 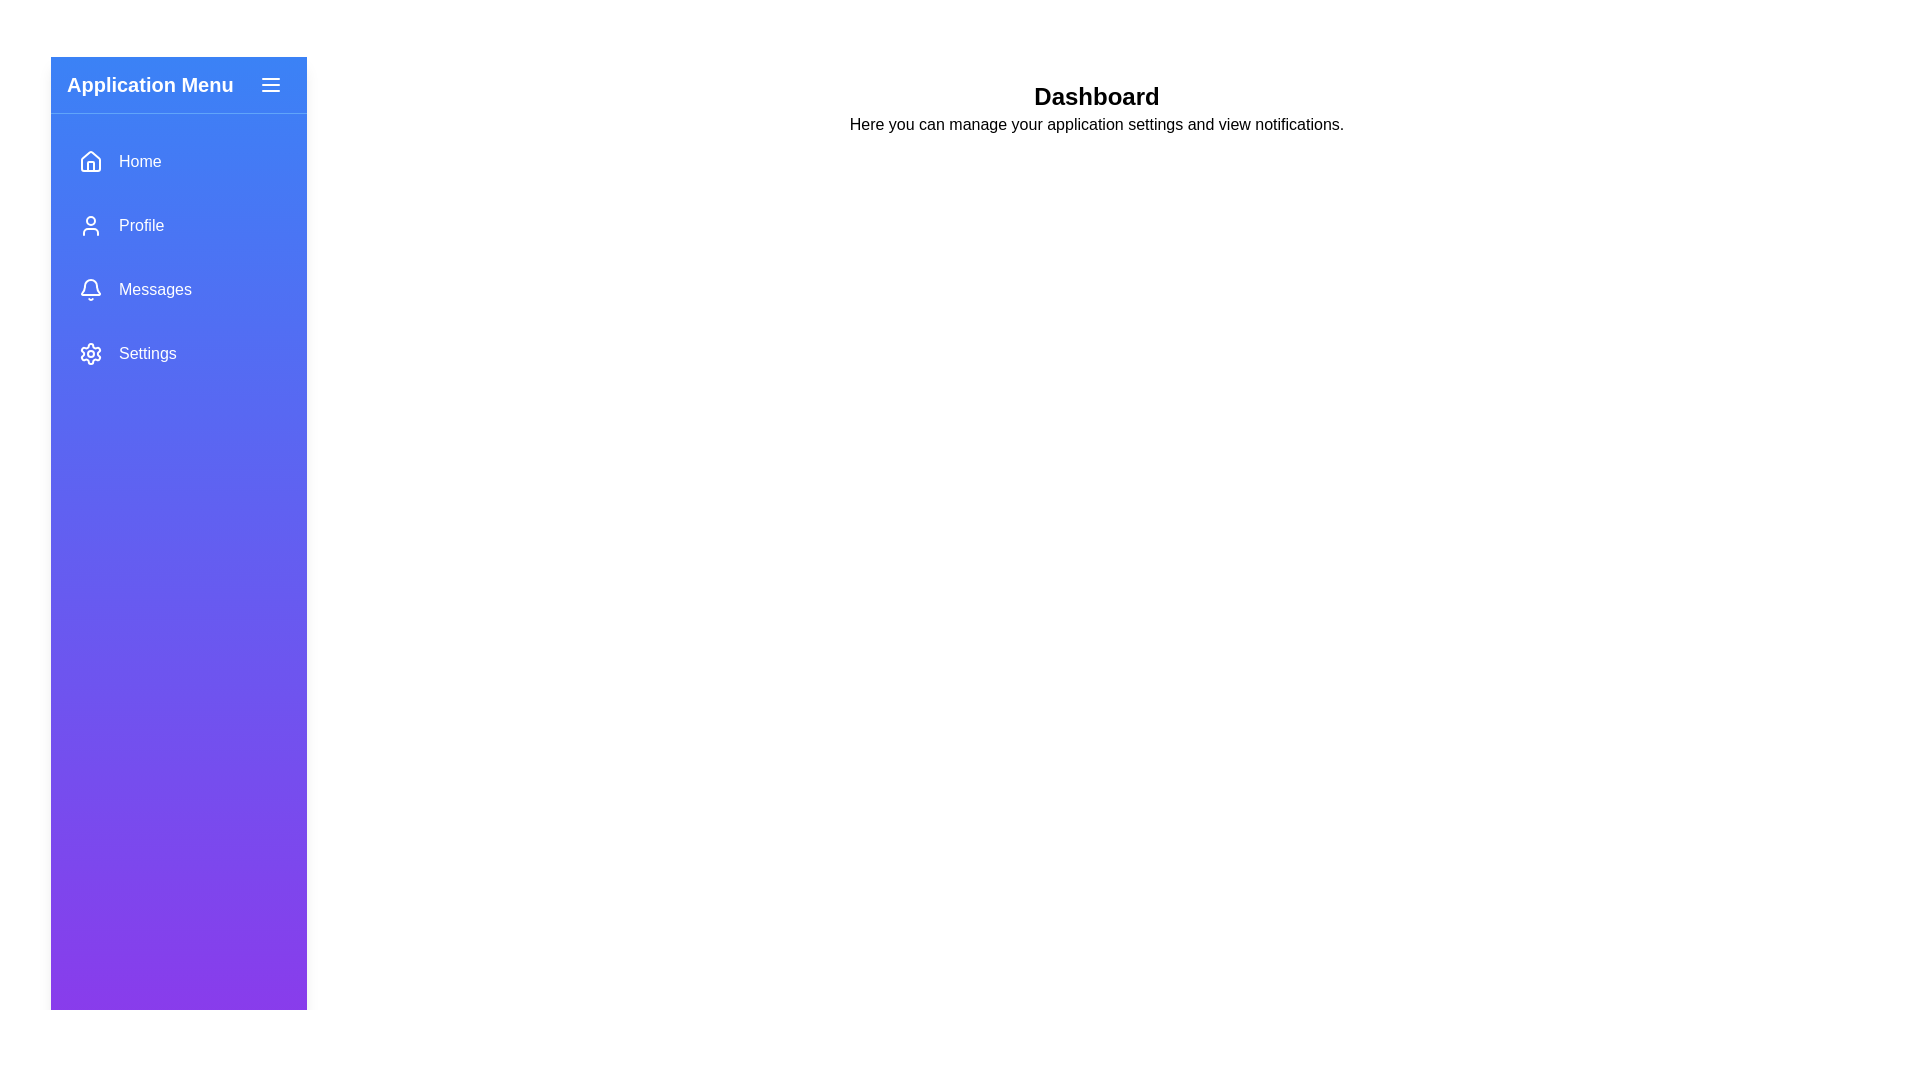 I want to click on the 'Profile' menu item, which is the second item in the vertical navigation menu, so click(x=178, y=225).